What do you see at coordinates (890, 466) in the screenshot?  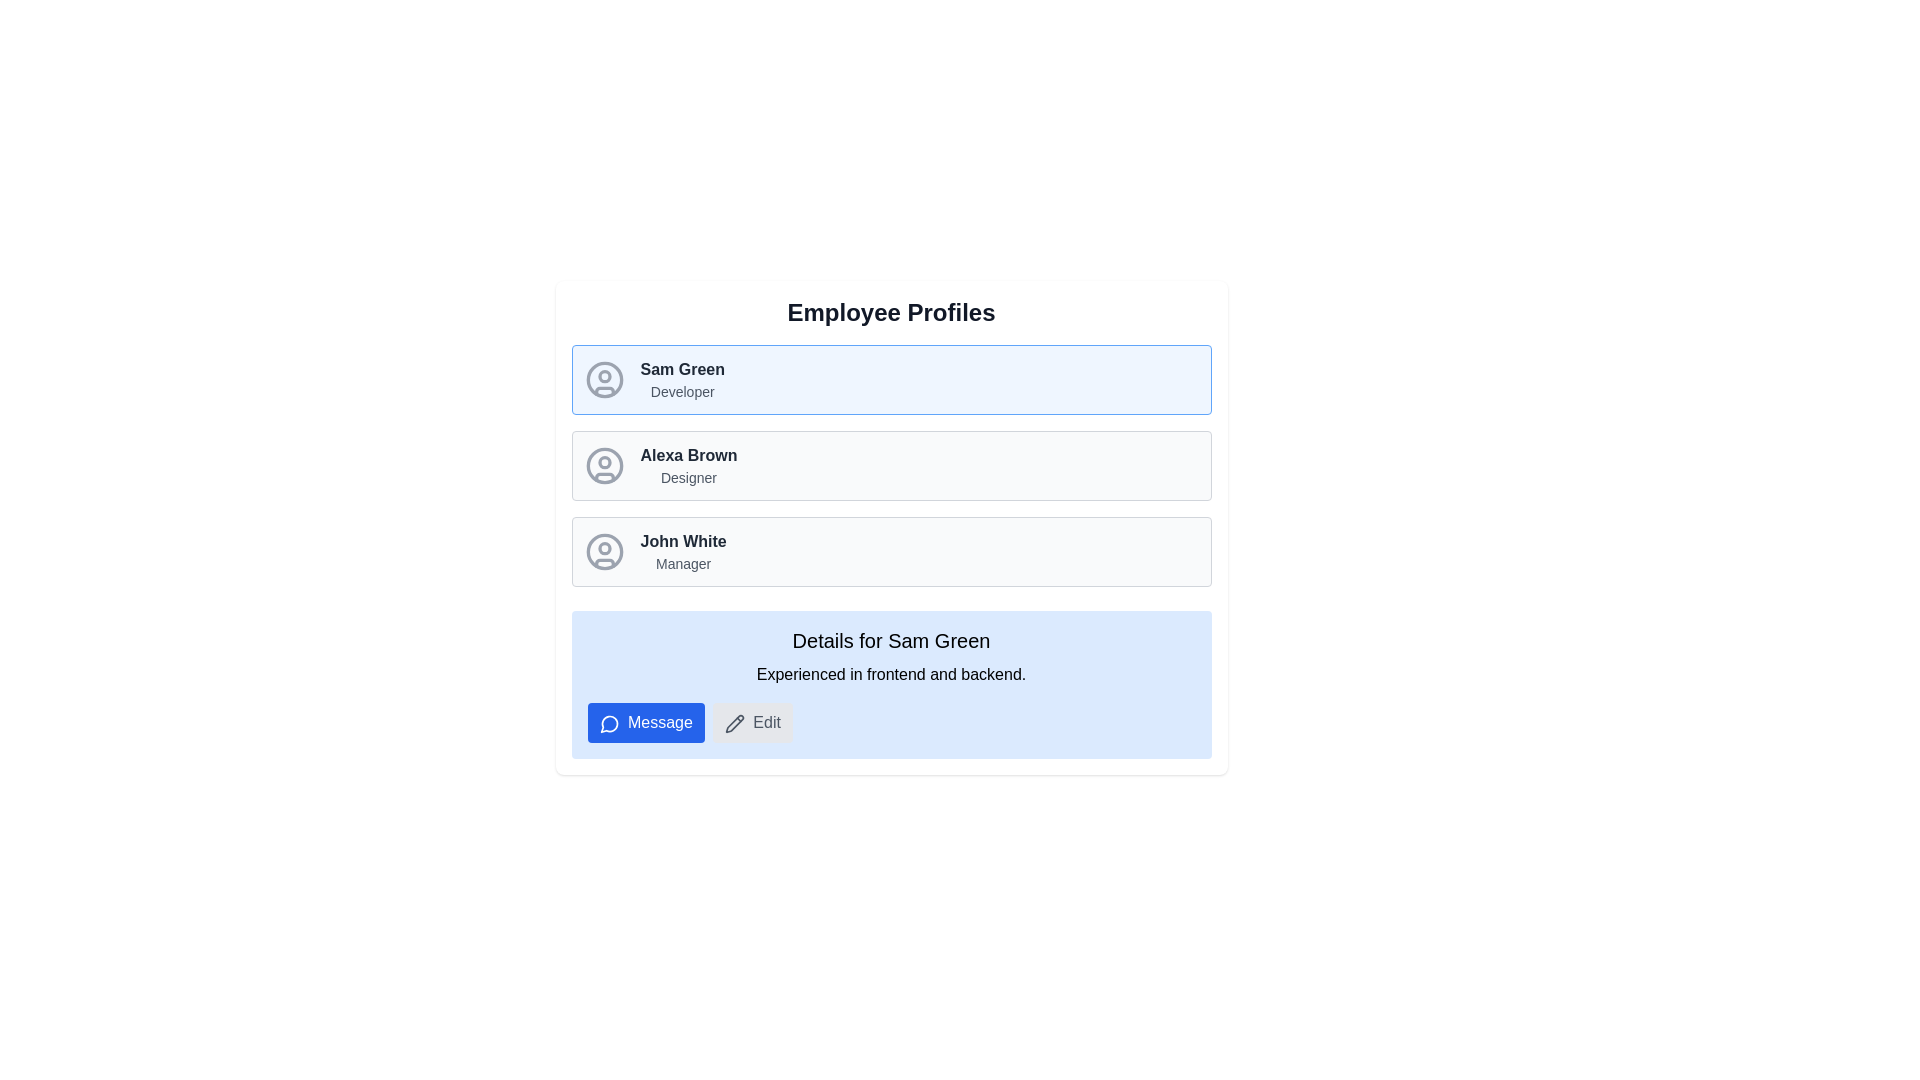 I see `the card for 'Alexa Brown', the second profile in the employee list` at bounding box center [890, 466].